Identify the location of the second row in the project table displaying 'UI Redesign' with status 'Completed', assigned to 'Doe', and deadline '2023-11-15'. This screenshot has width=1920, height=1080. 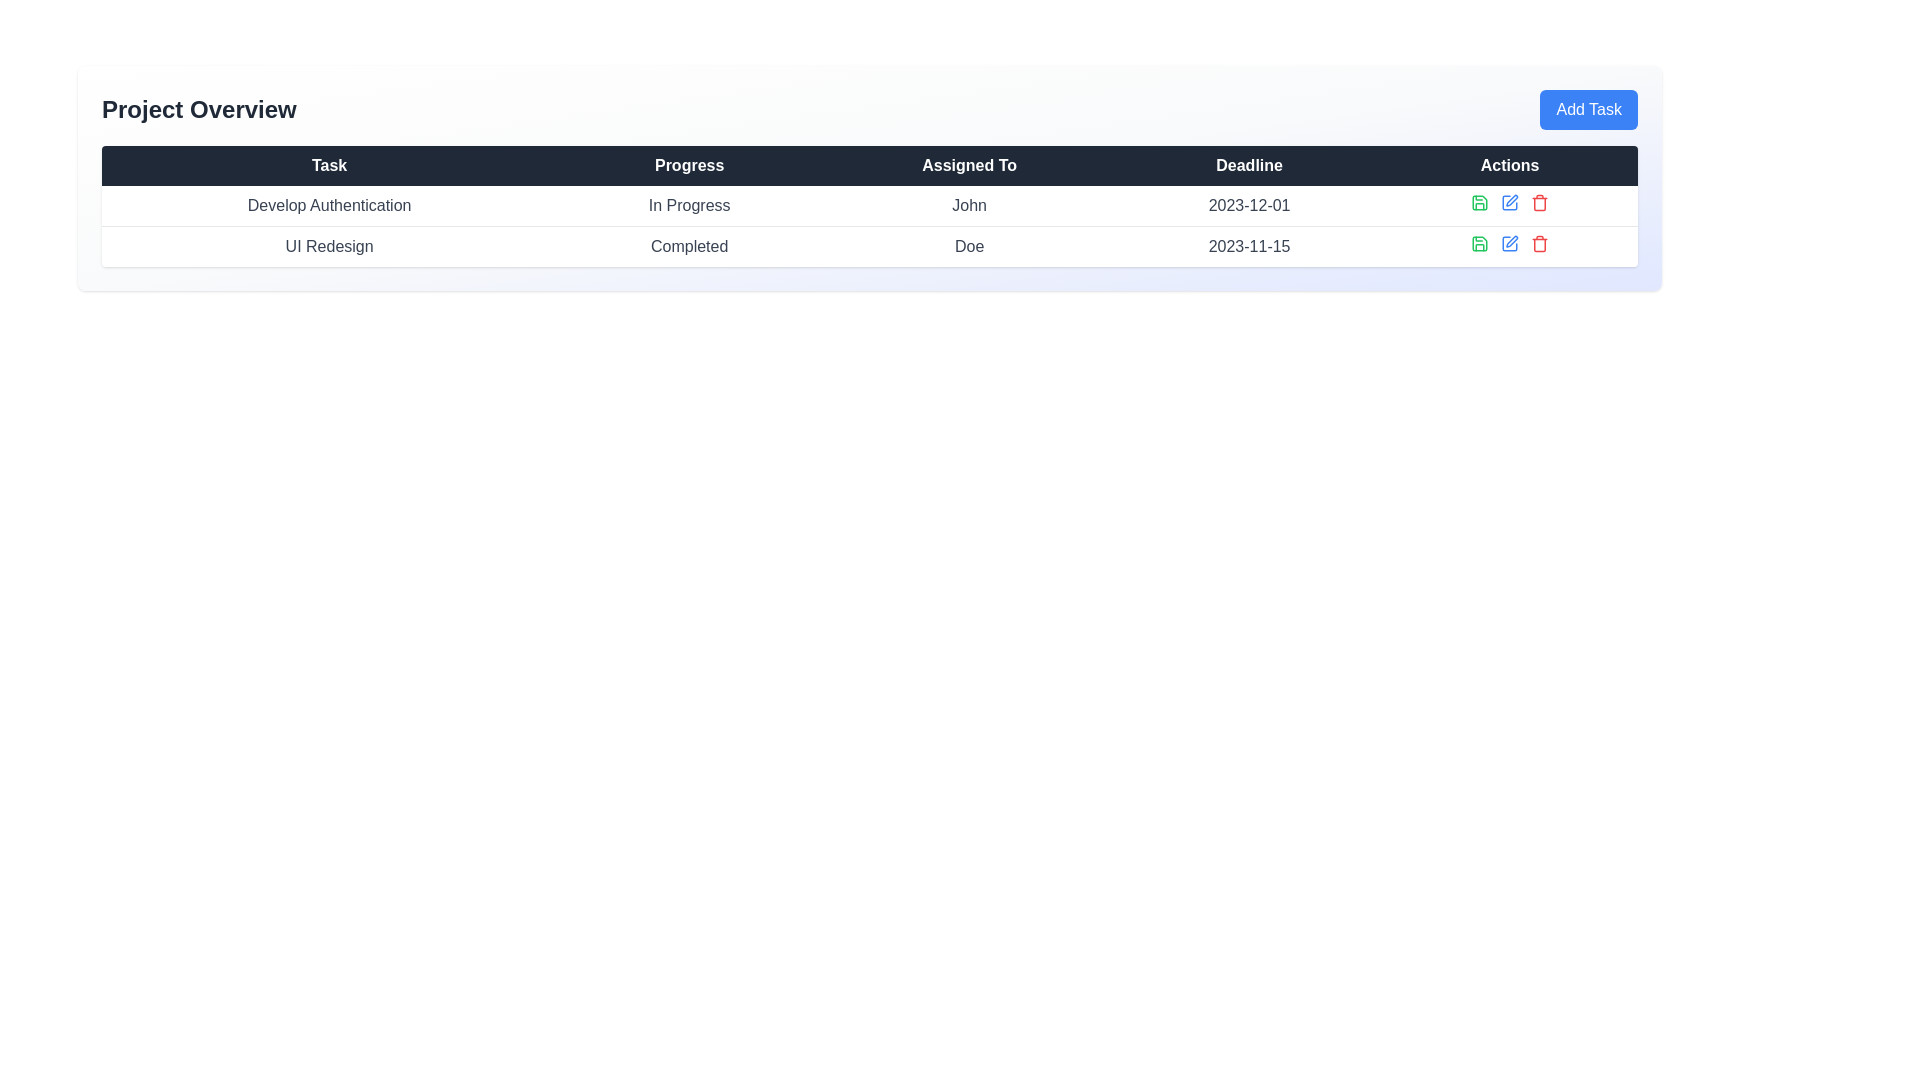
(869, 245).